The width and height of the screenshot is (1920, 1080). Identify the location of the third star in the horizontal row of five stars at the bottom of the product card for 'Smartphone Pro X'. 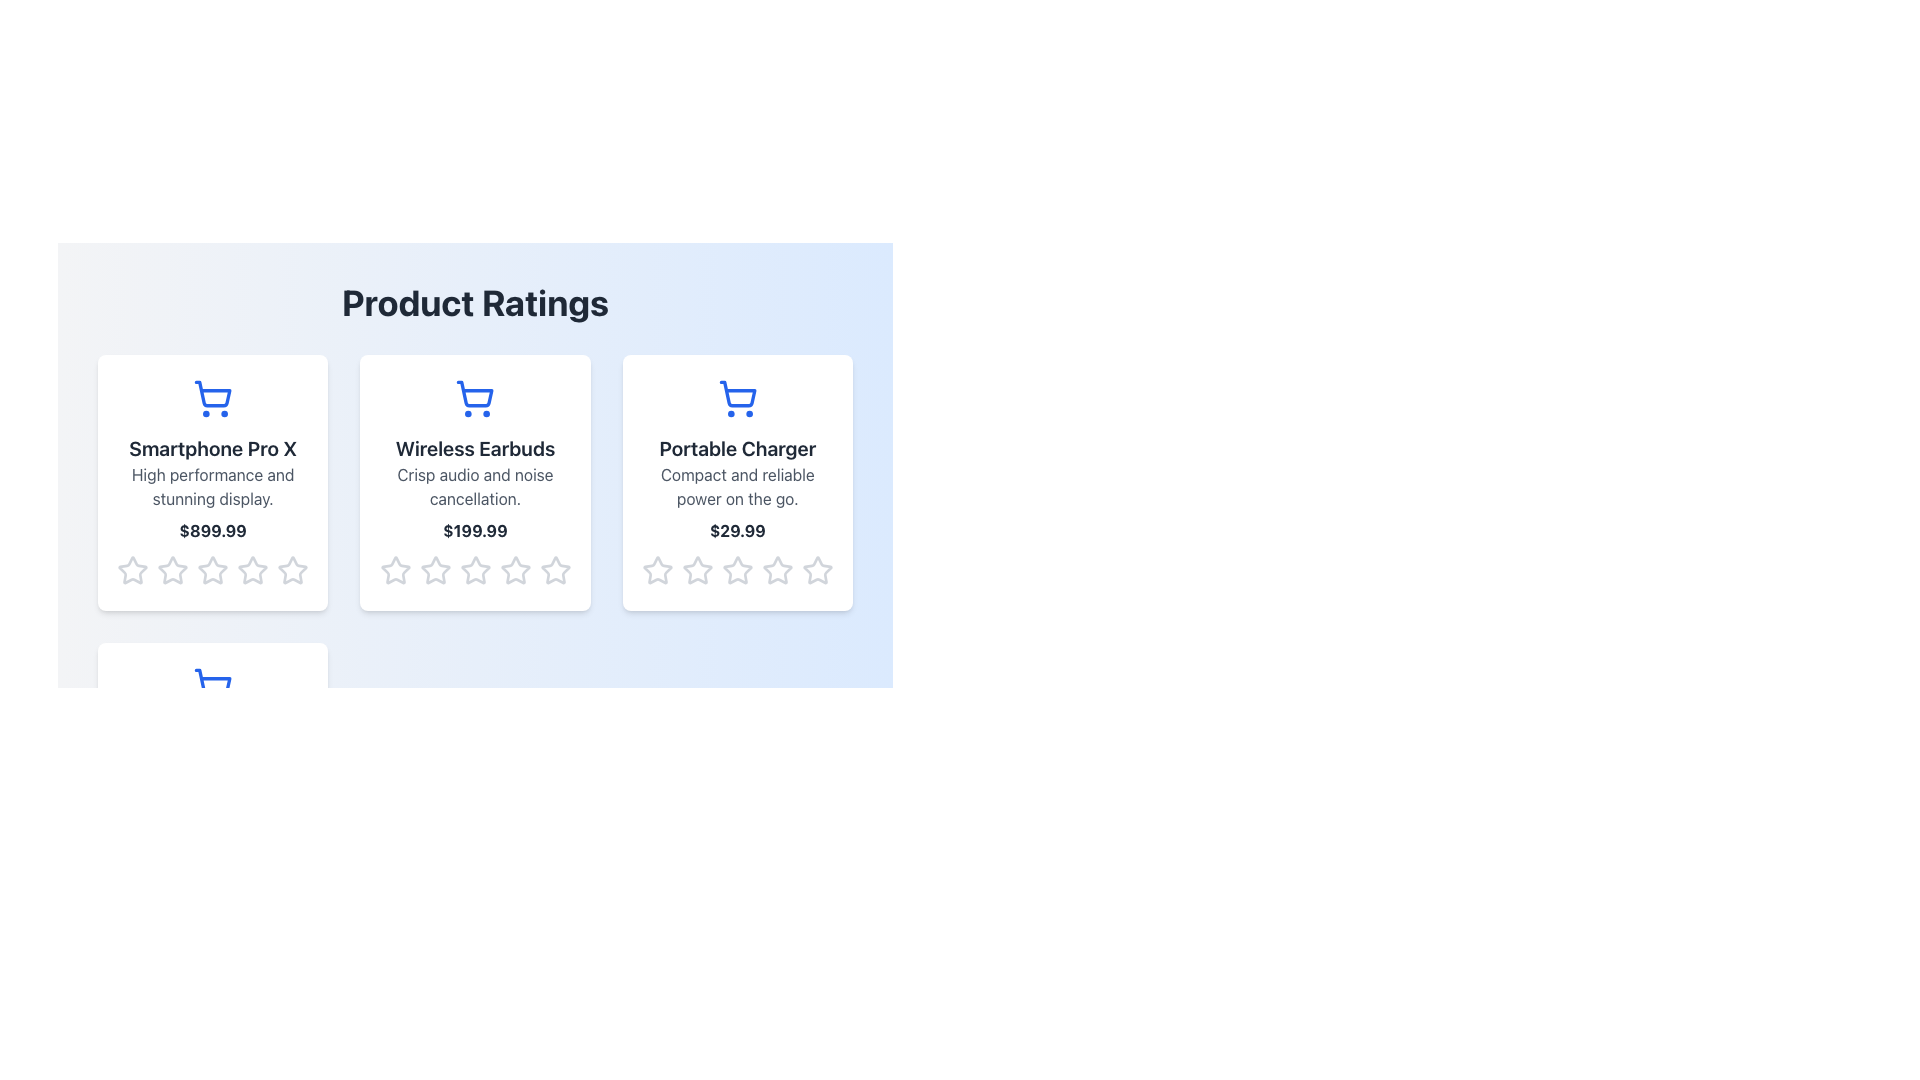
(213, 570).